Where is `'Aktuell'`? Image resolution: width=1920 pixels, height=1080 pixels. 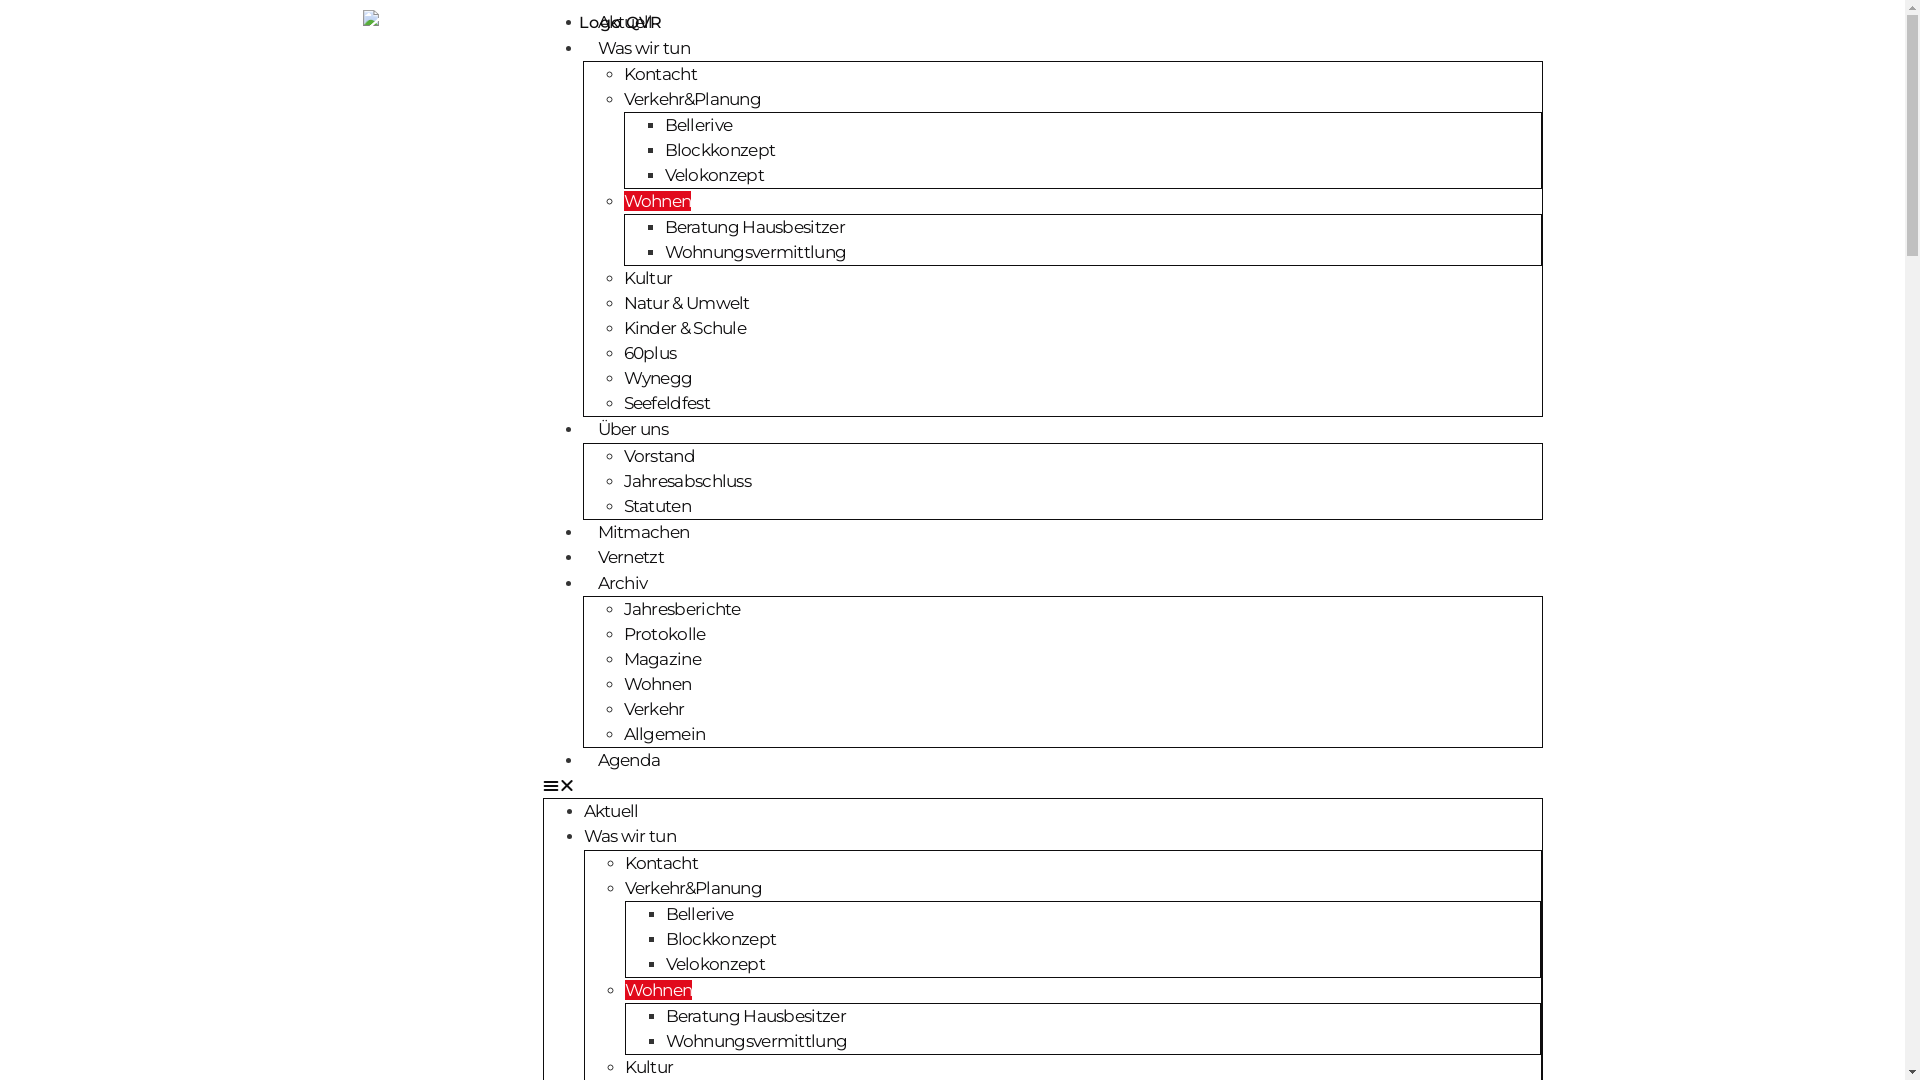 'Aktuell' is located at coordinates (610, 810).